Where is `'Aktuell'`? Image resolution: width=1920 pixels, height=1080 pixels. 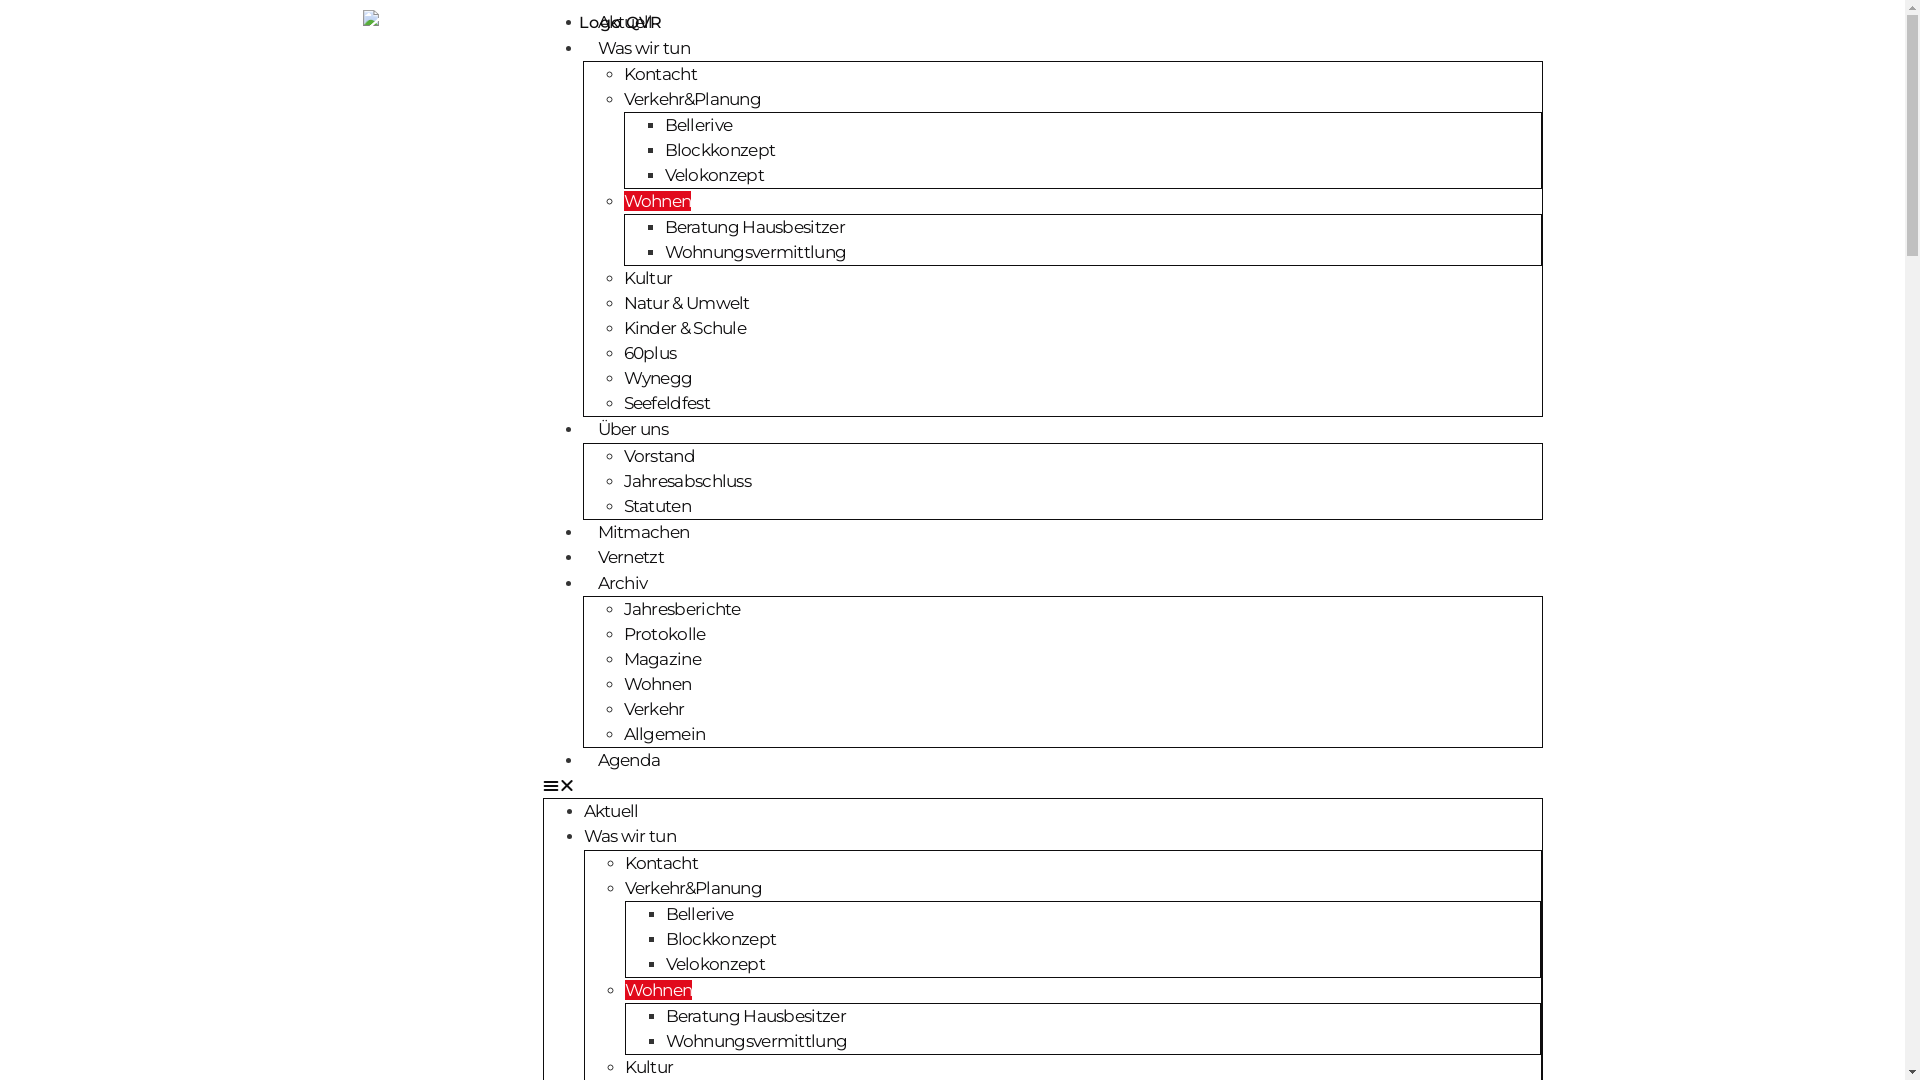 'Aktuell' is located at coordinates (610, 810).